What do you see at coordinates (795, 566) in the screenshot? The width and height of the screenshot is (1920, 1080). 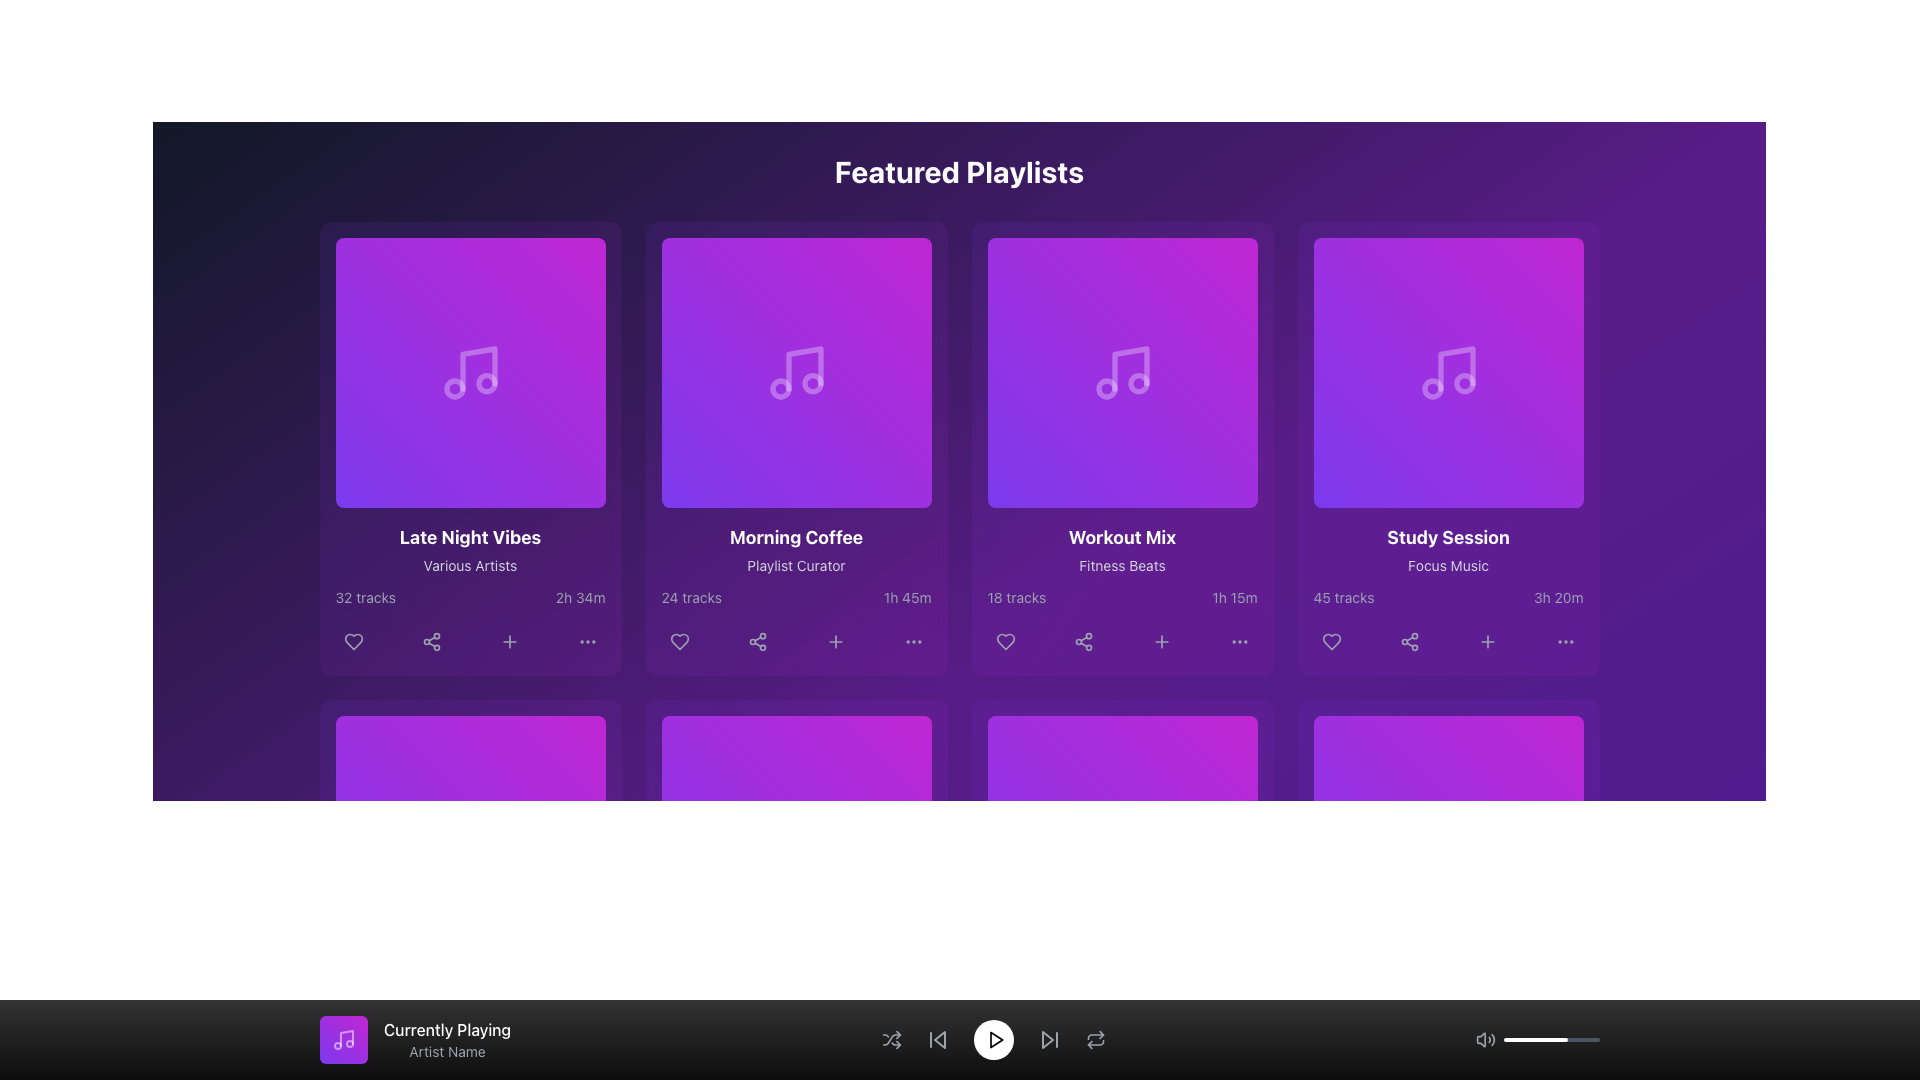 I see `the static text display that contains the words 'Playlist Curator', which is styled in gray and located below the playlist title 'Morning Coffee'` at bounding box center [795, 566].